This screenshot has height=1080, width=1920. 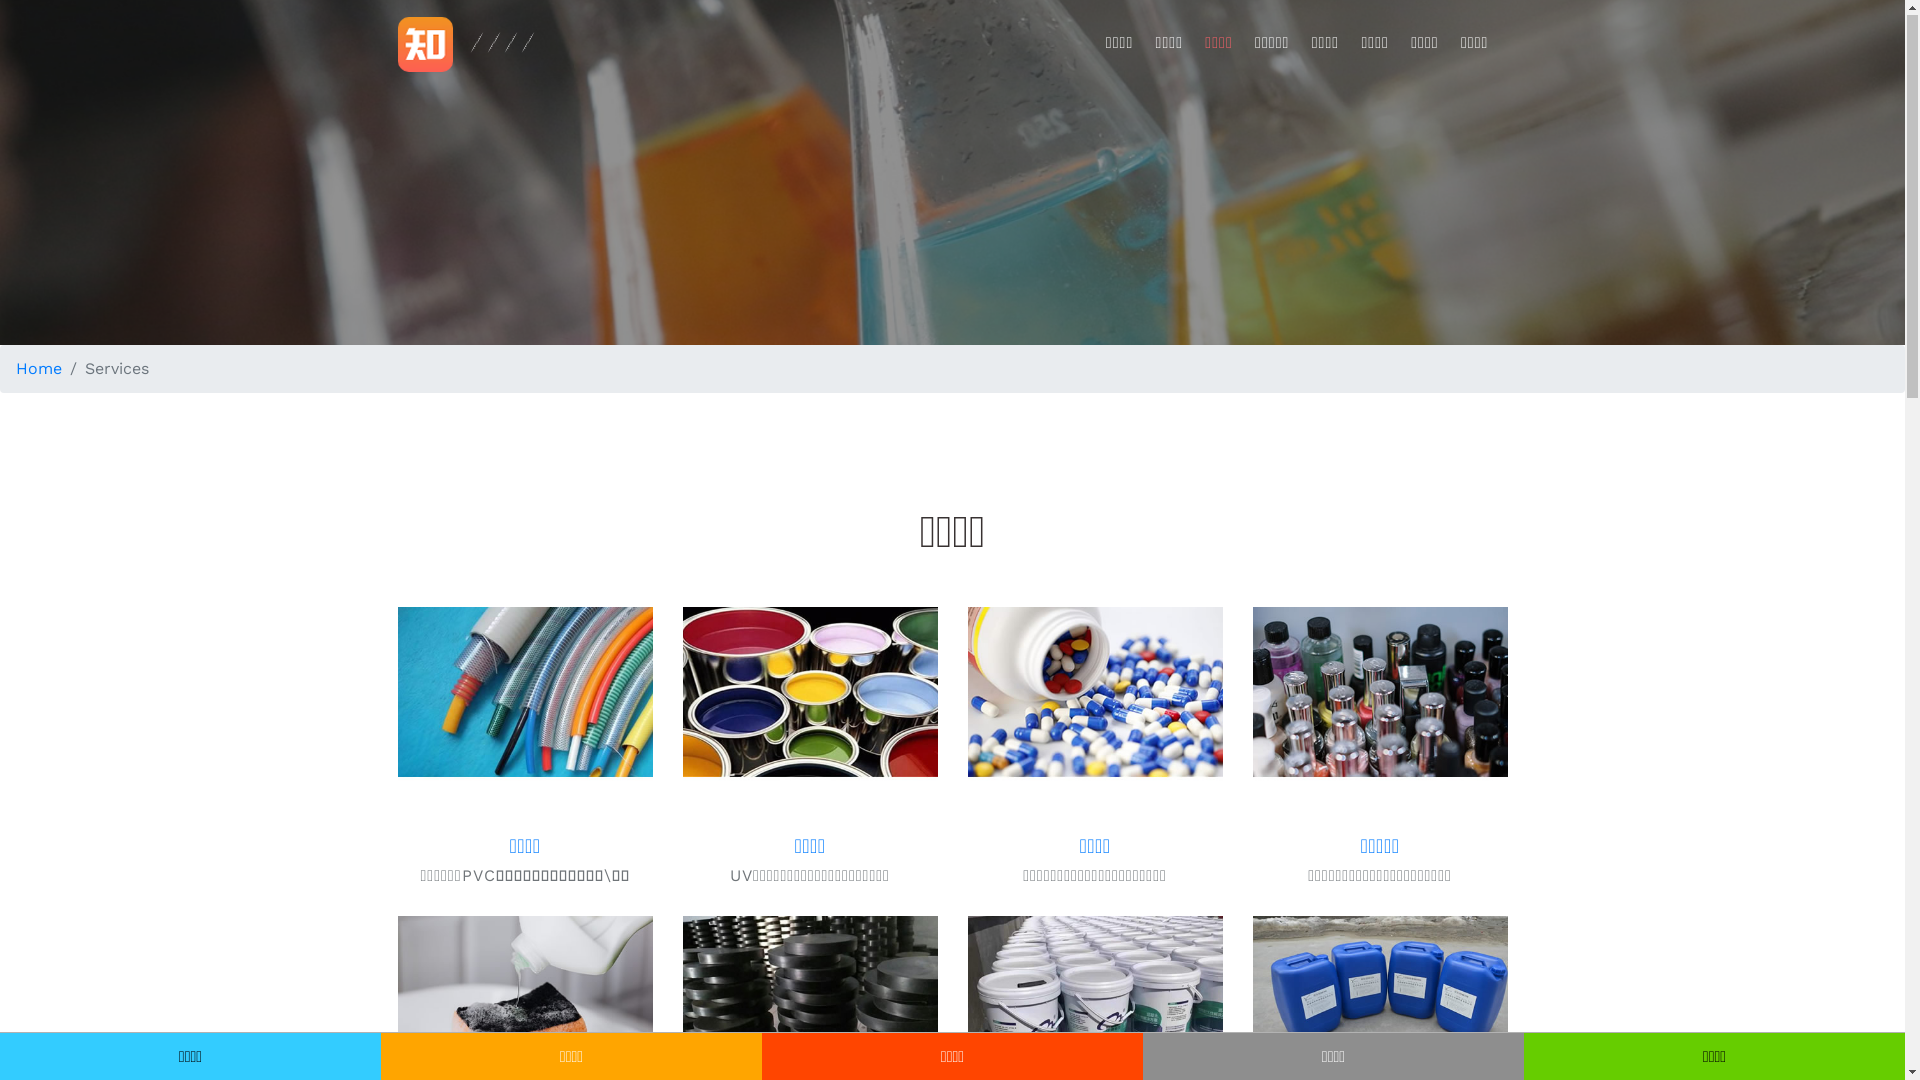 I want to click on 'Home', so click(x=38, y=369).